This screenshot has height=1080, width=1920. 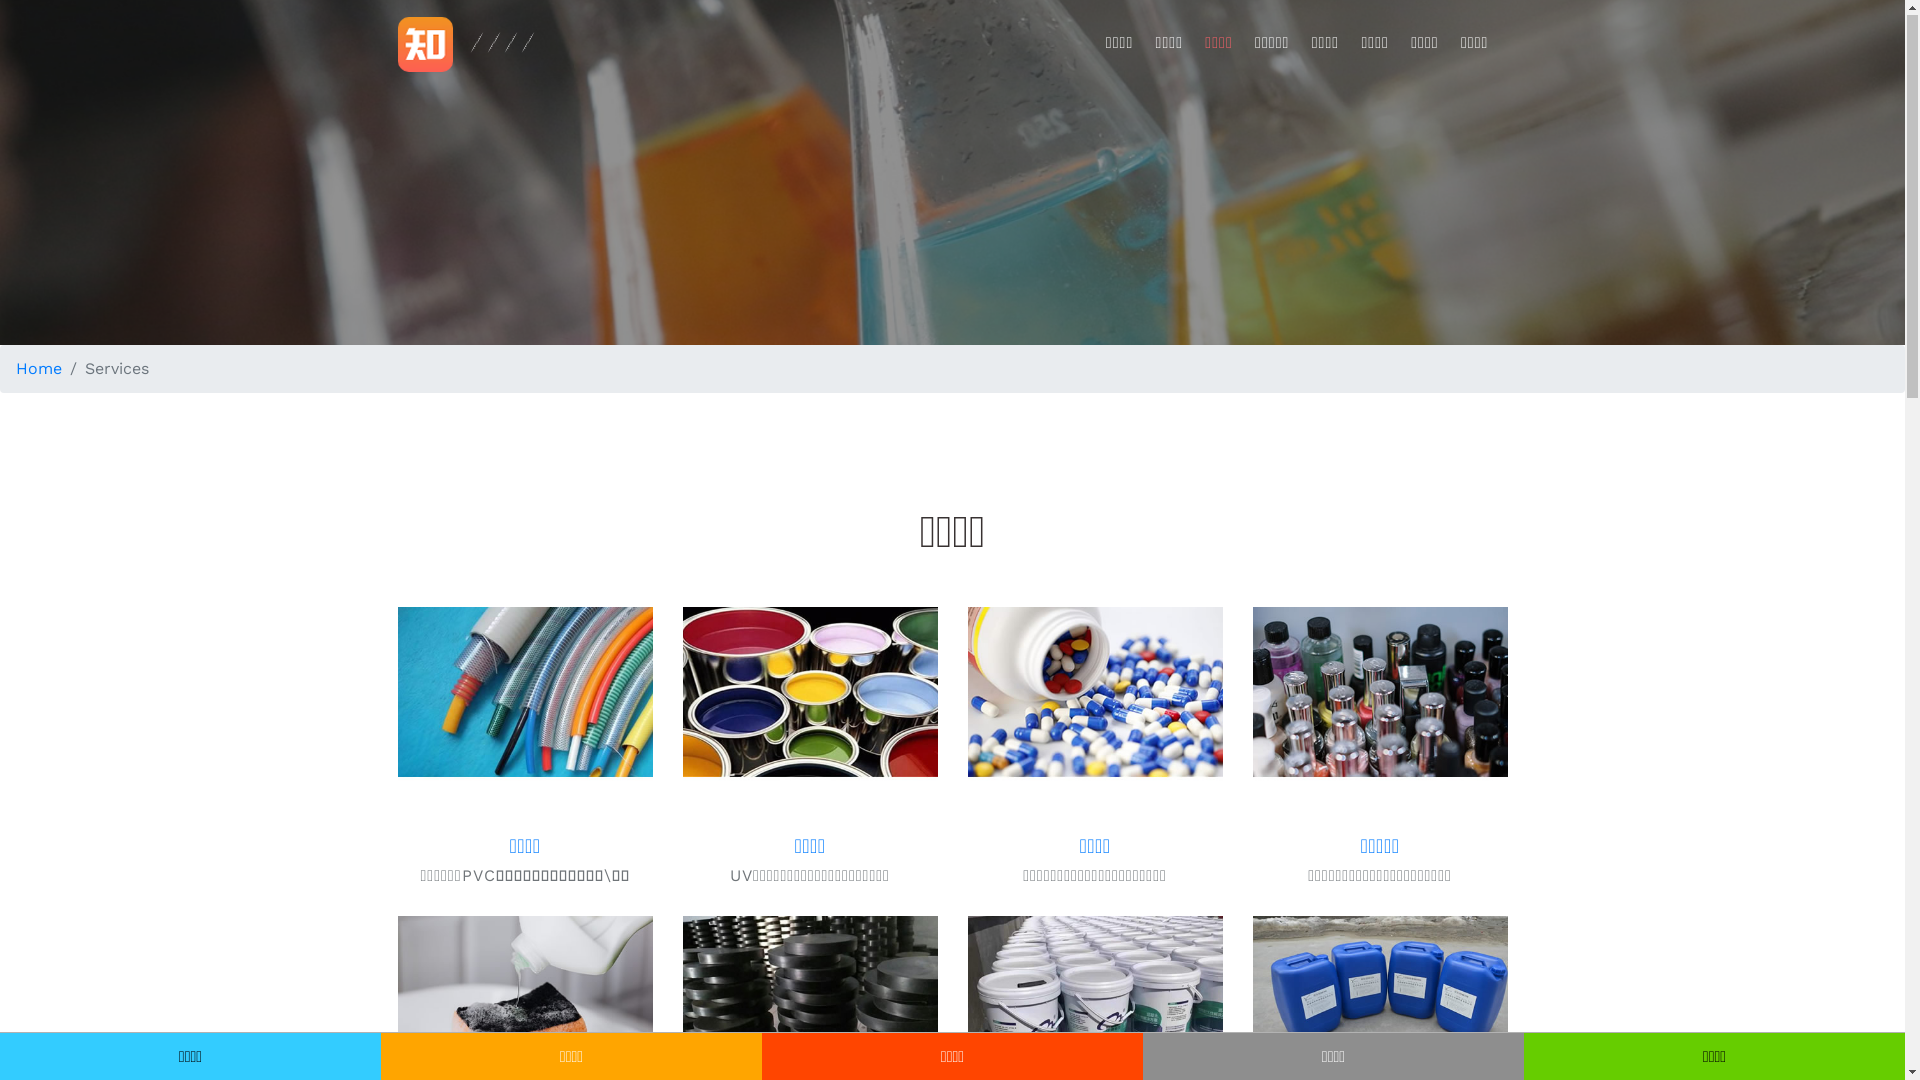 I want to click on 'Home', so click(x=38, y=369).